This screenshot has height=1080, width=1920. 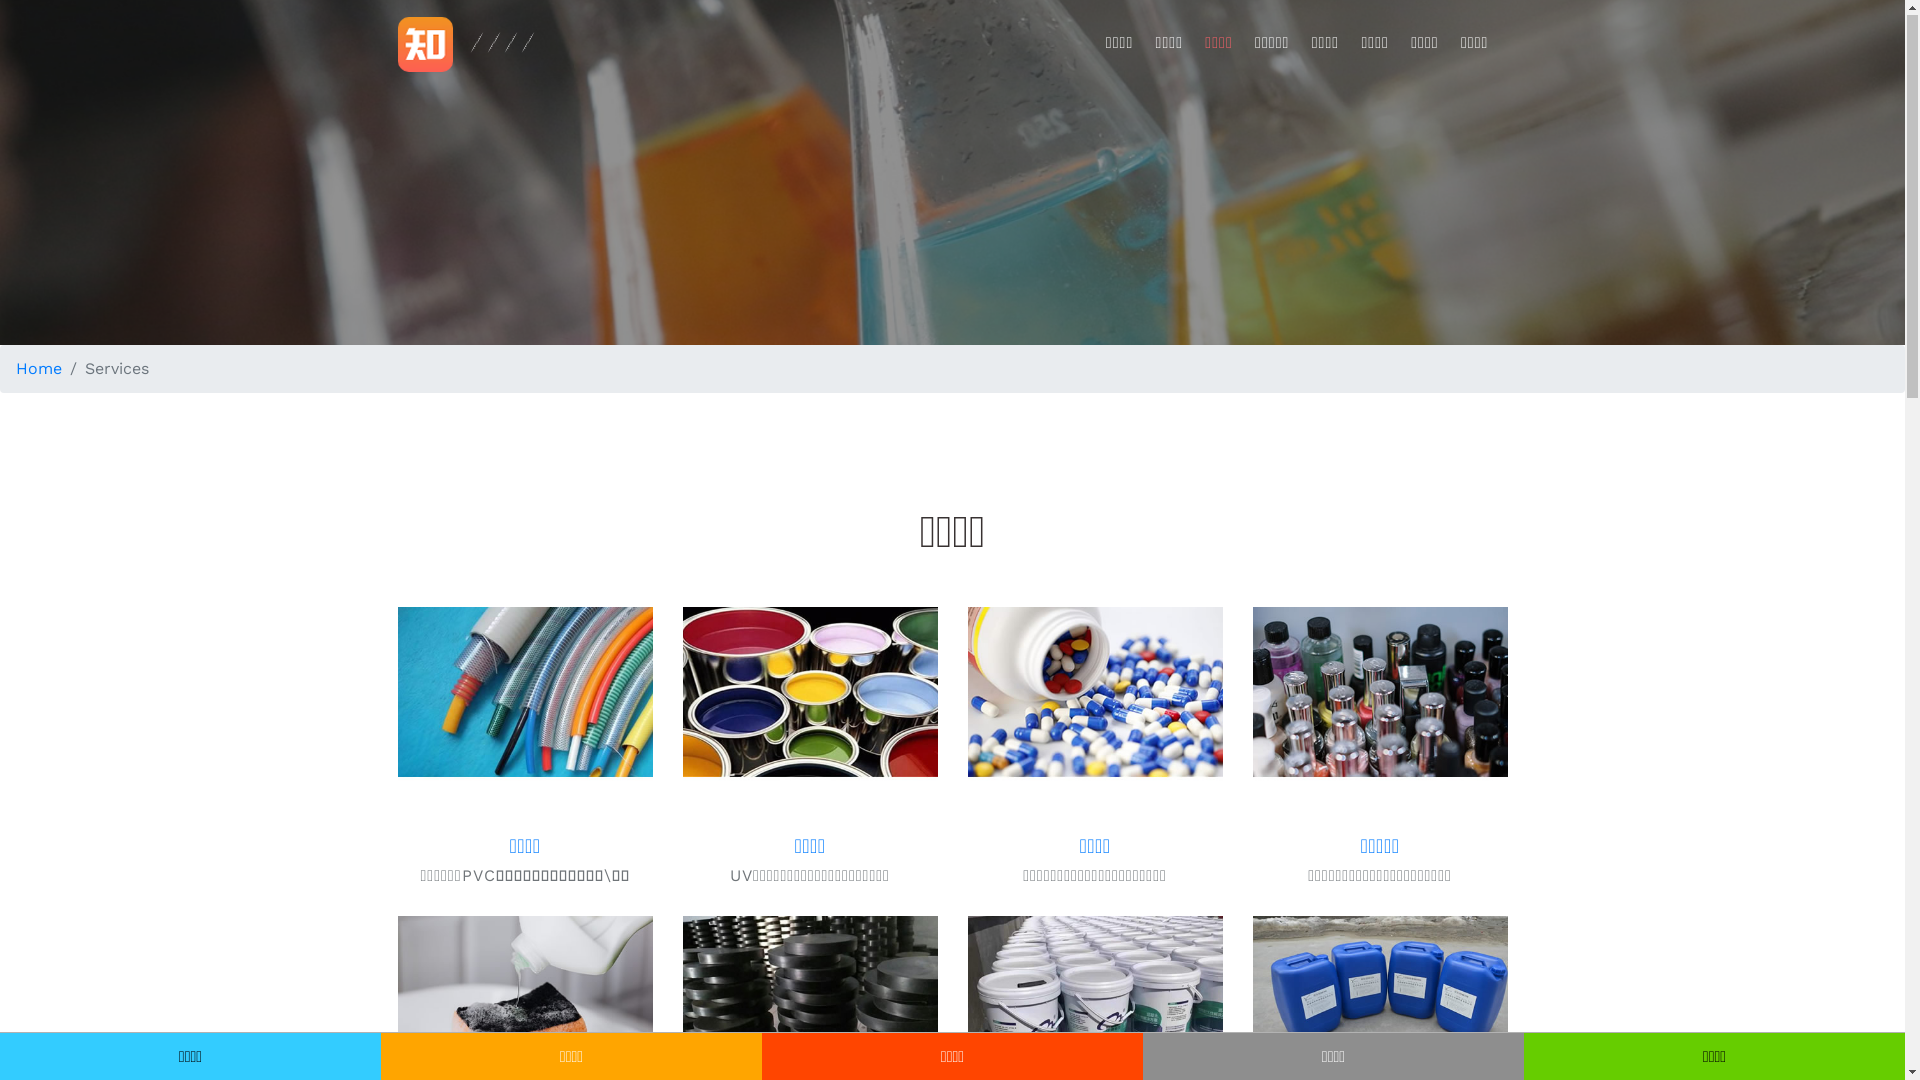 I want to click on 'Home', so click(x=38, y=369).